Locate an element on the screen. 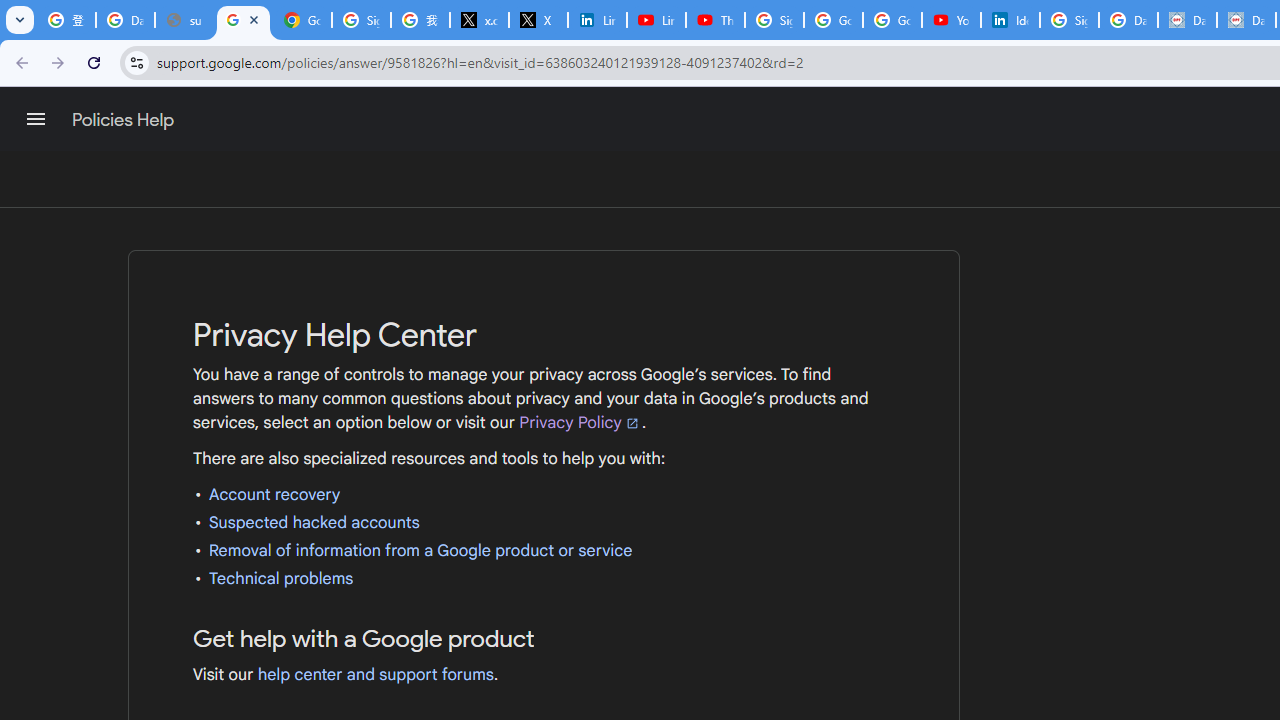  'LinkedIn - YouTube' is located at coordinates (656, 20).